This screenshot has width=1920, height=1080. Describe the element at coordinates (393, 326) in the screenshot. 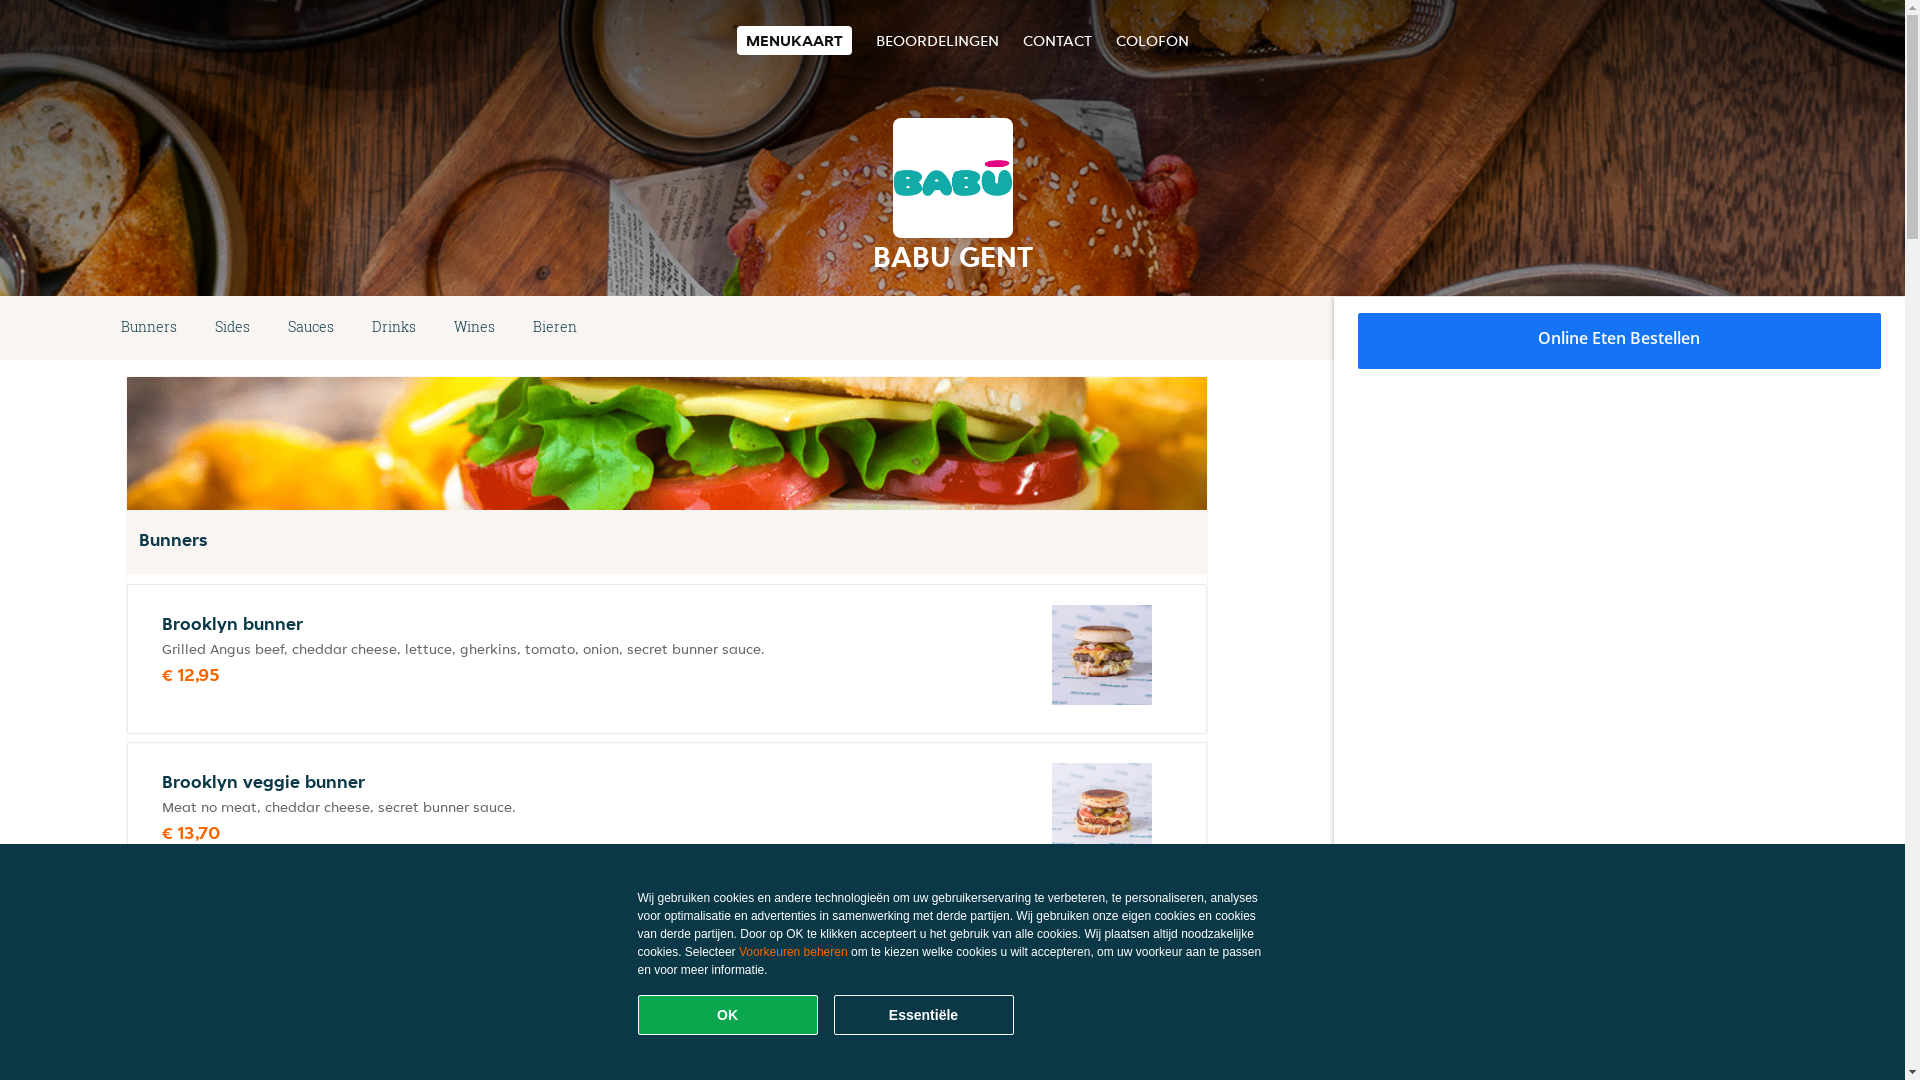

I see `'Drinks'` at that location.